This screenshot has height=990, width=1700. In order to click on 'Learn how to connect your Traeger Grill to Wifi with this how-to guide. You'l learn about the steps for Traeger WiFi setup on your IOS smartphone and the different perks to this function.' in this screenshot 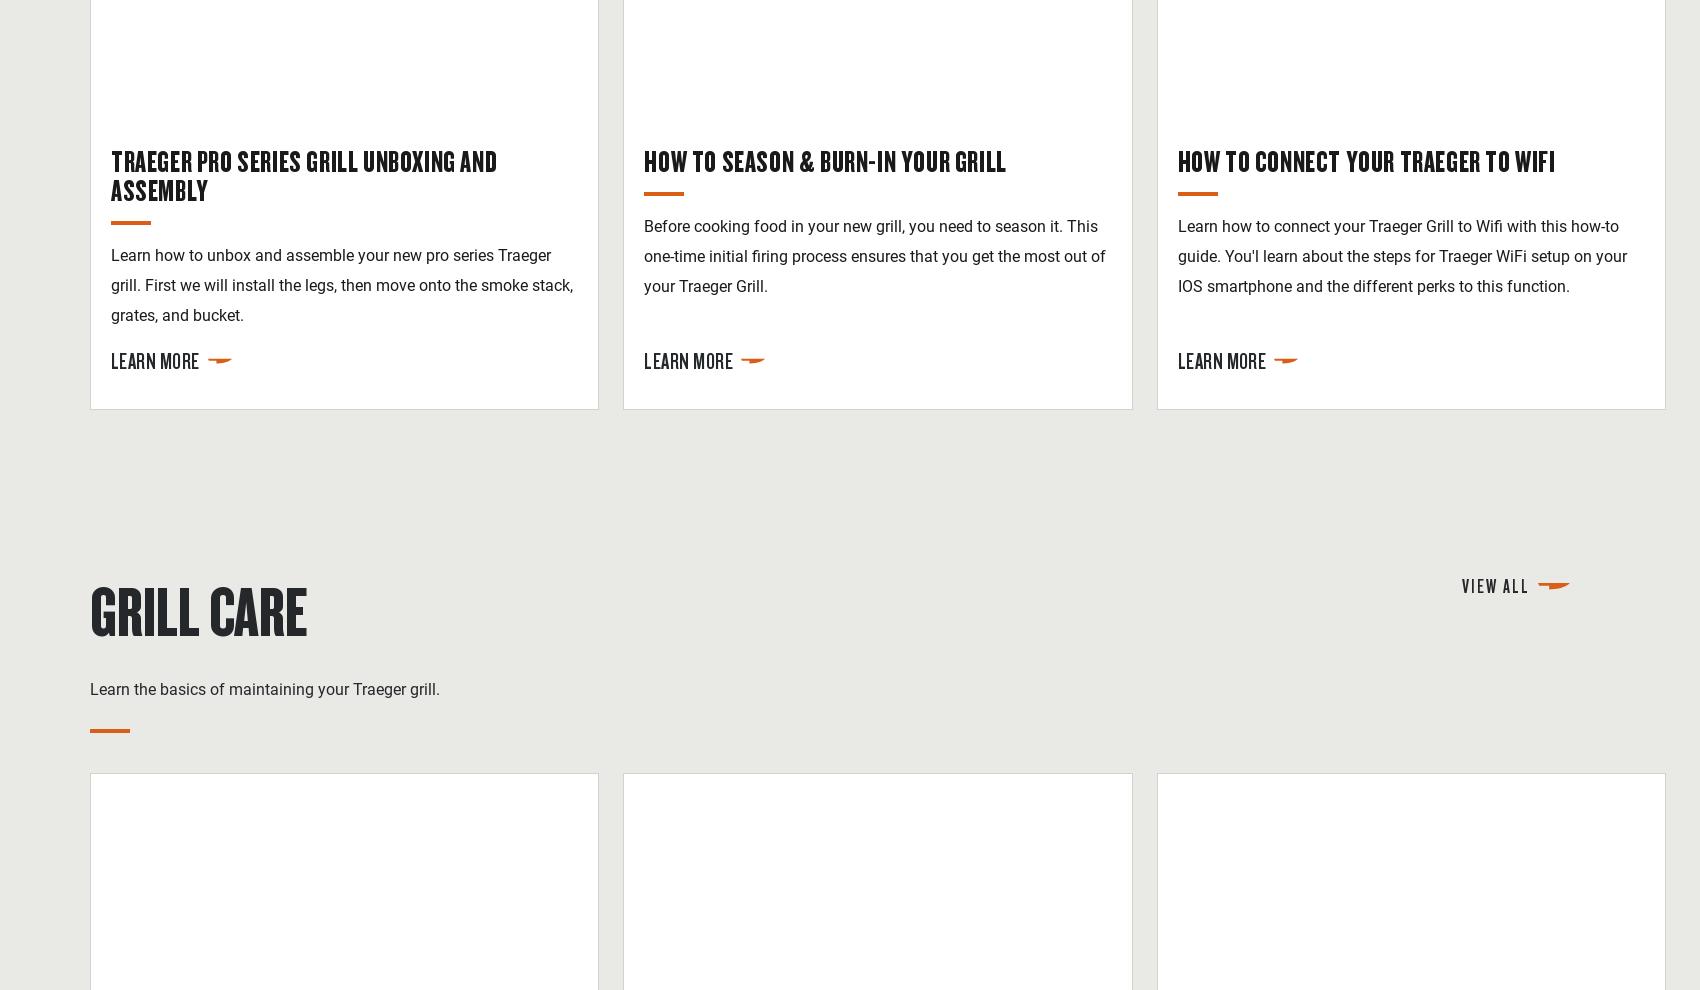, I will do `click(1400, 255)`.